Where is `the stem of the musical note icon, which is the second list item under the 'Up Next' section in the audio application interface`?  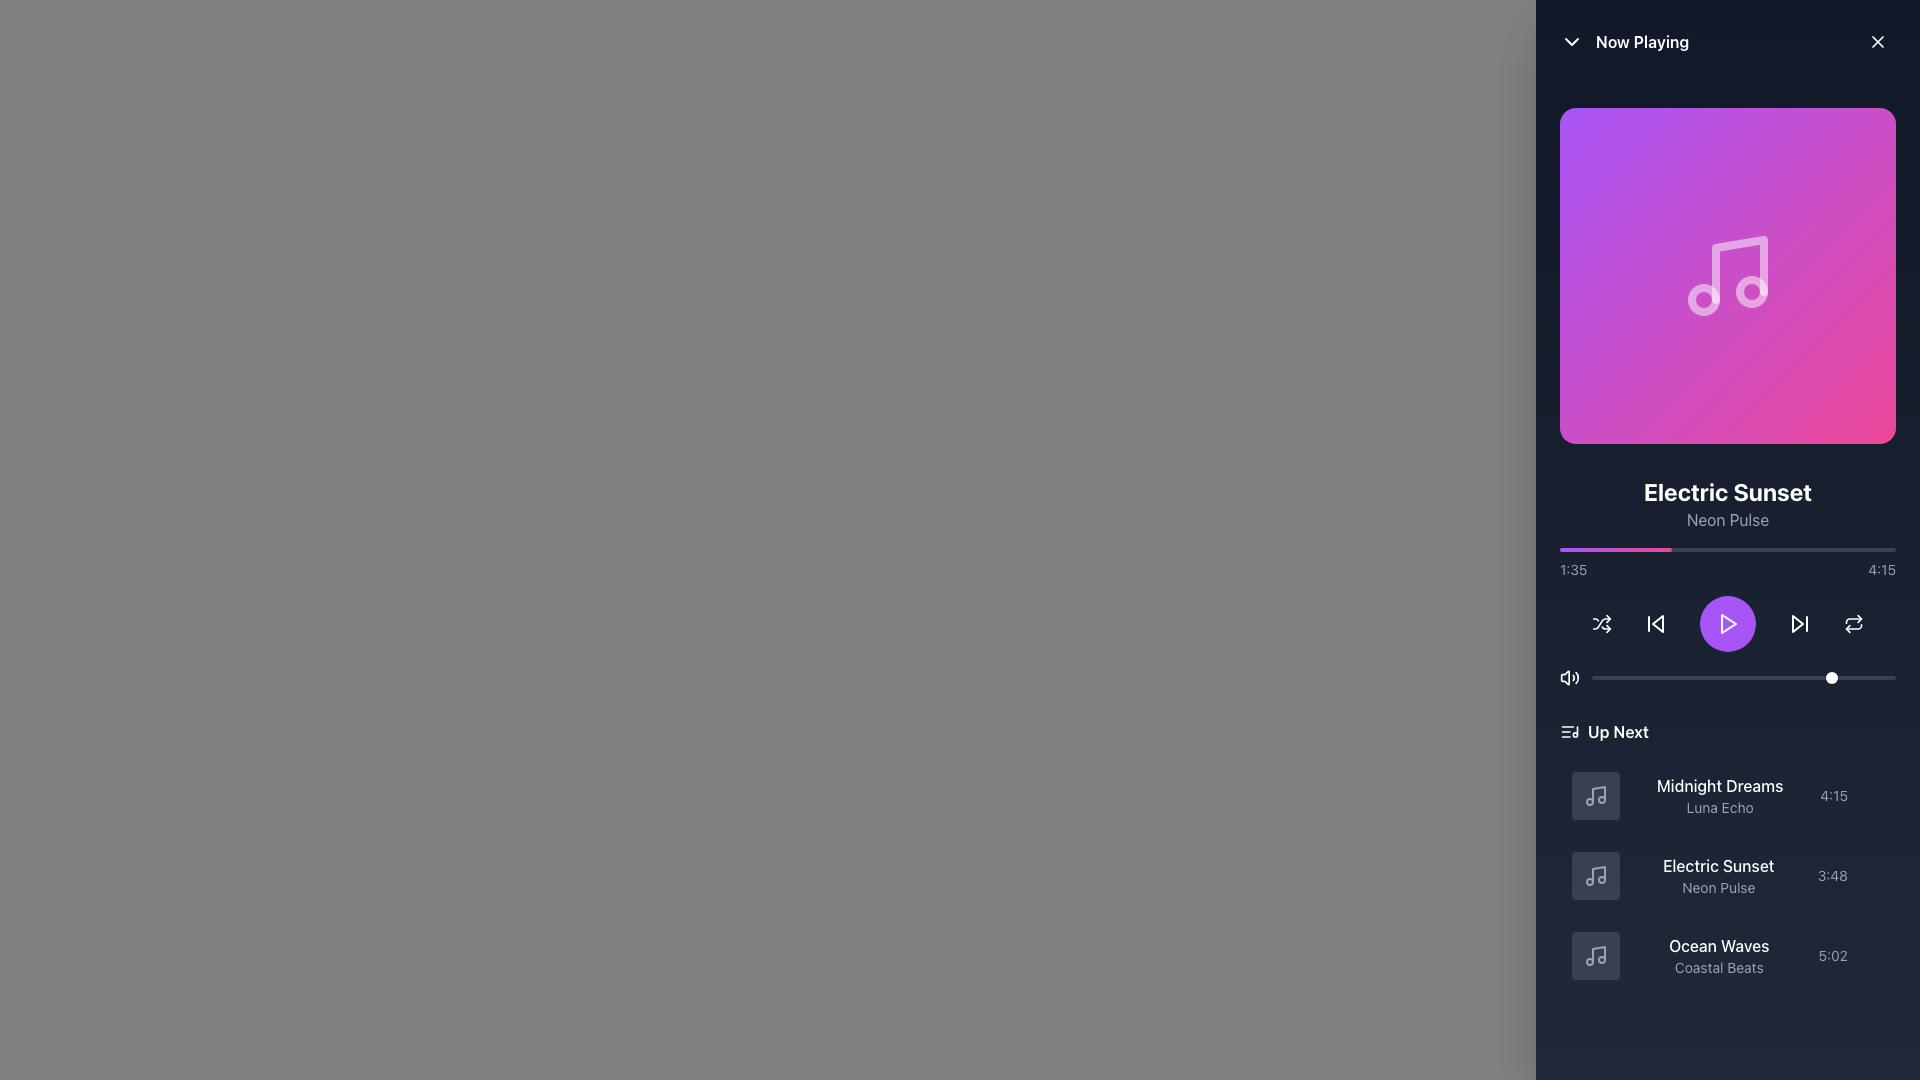 the stem of the musical note icon, which is the second list item under the 'Up Next' section in the audio application interface is located at coordinates (1597, 873).